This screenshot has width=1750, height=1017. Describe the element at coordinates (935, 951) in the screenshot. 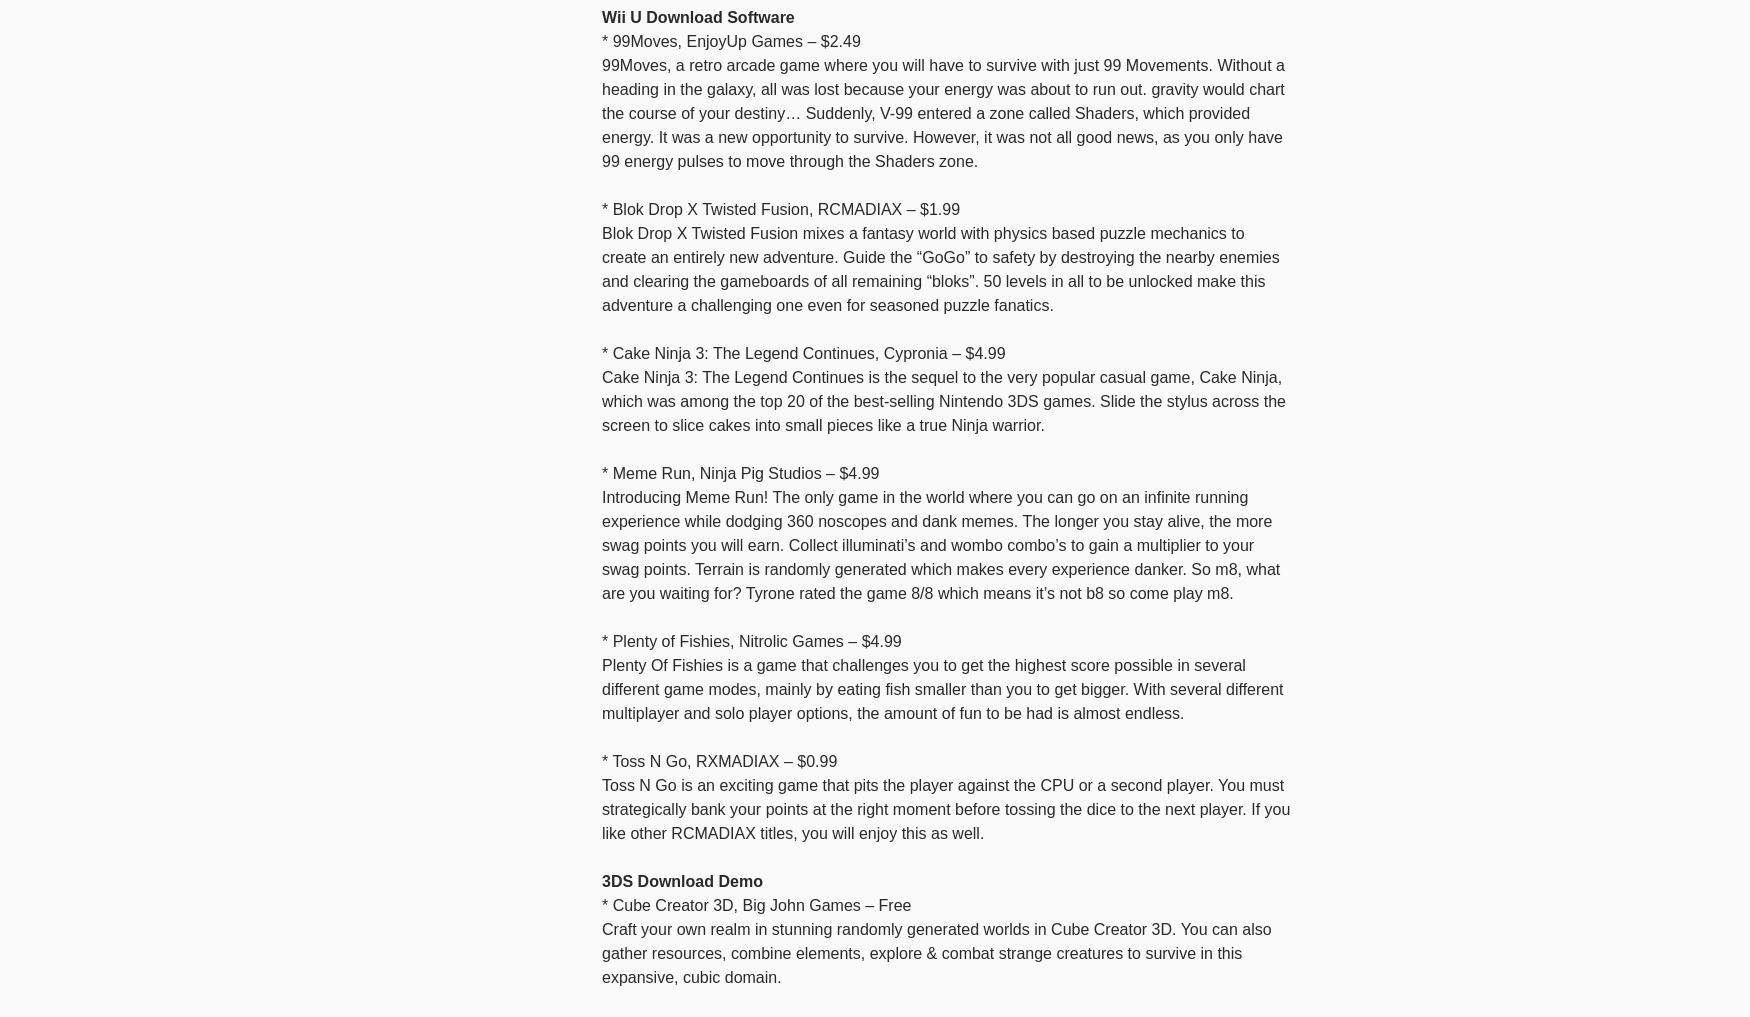

I see `'Craft your own realm in stunning randomly generated worlds in Cube Creator 3D. You can also gather resources, combine elements, explore & combat strange creatures to survive in this expansive, cubic domain.'` at that location.